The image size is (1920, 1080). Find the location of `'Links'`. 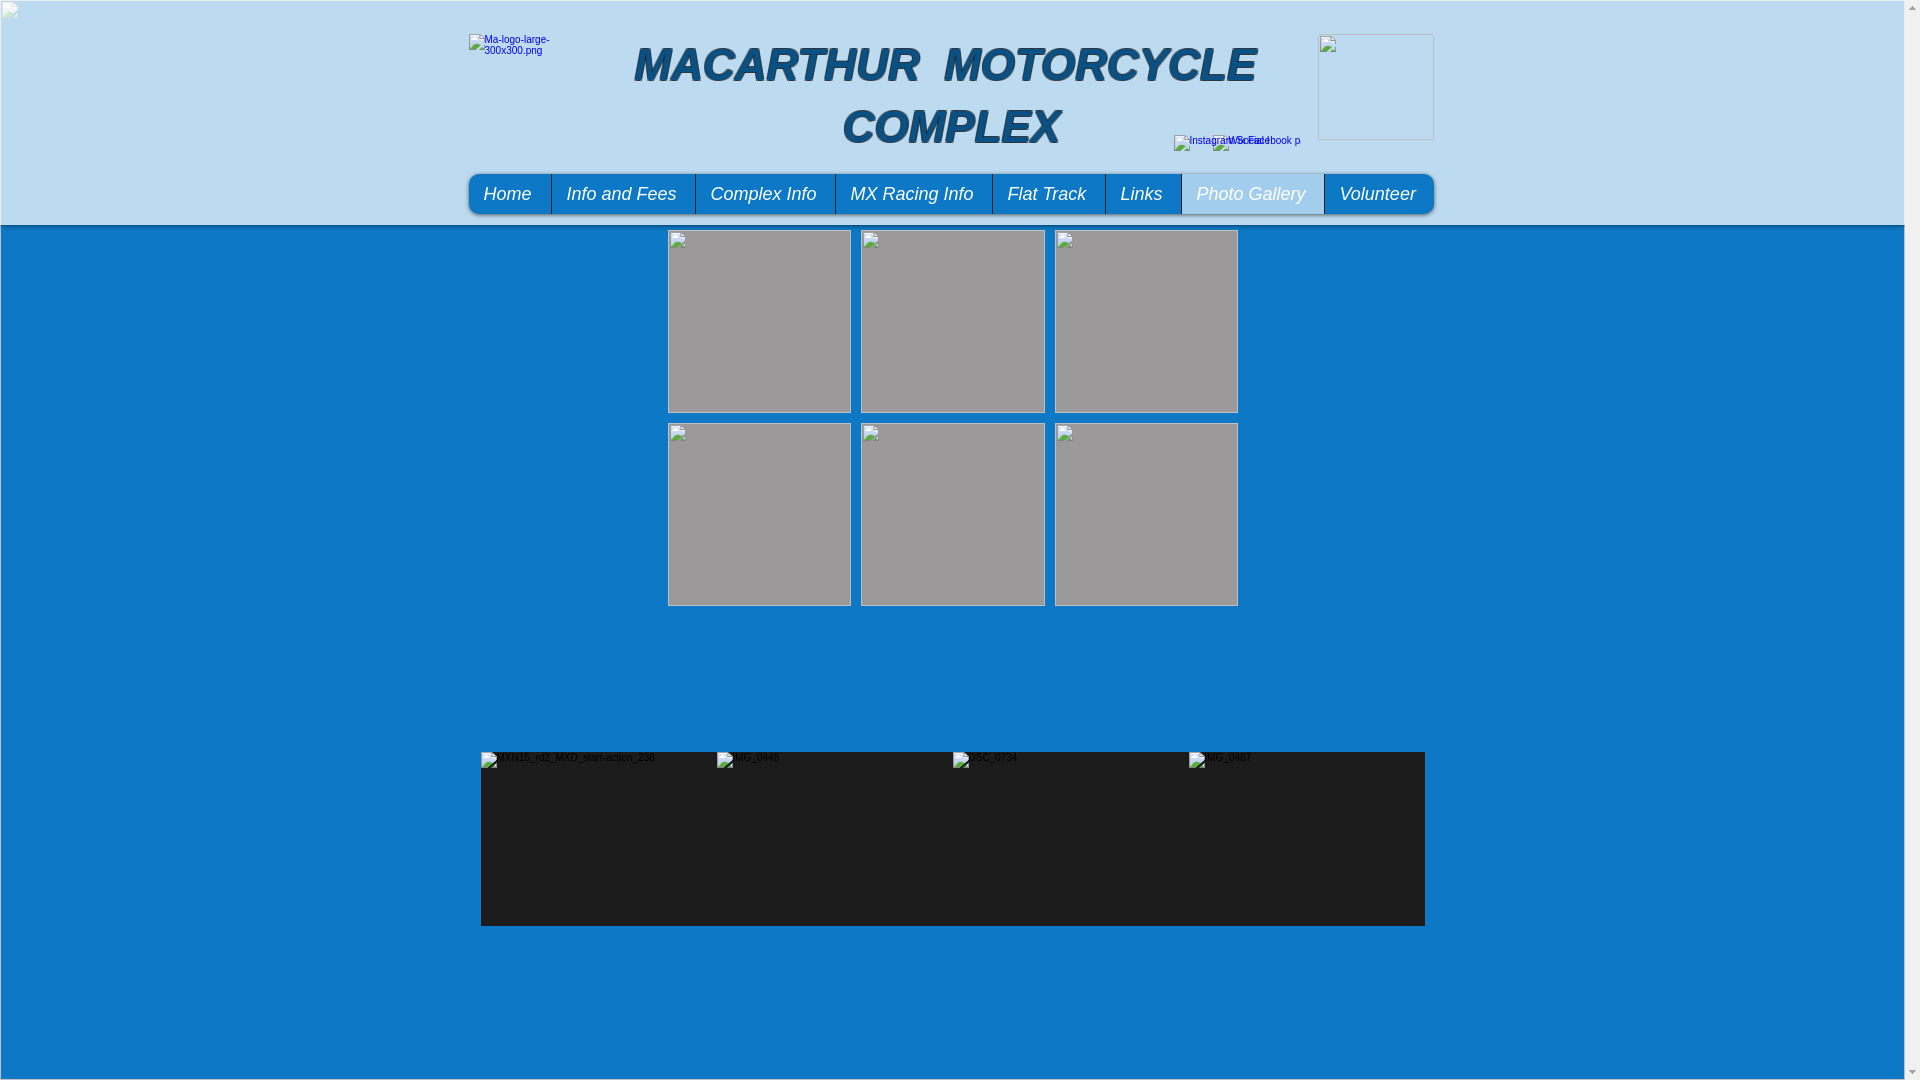

'Links' is located at coordinates (1142, 193).